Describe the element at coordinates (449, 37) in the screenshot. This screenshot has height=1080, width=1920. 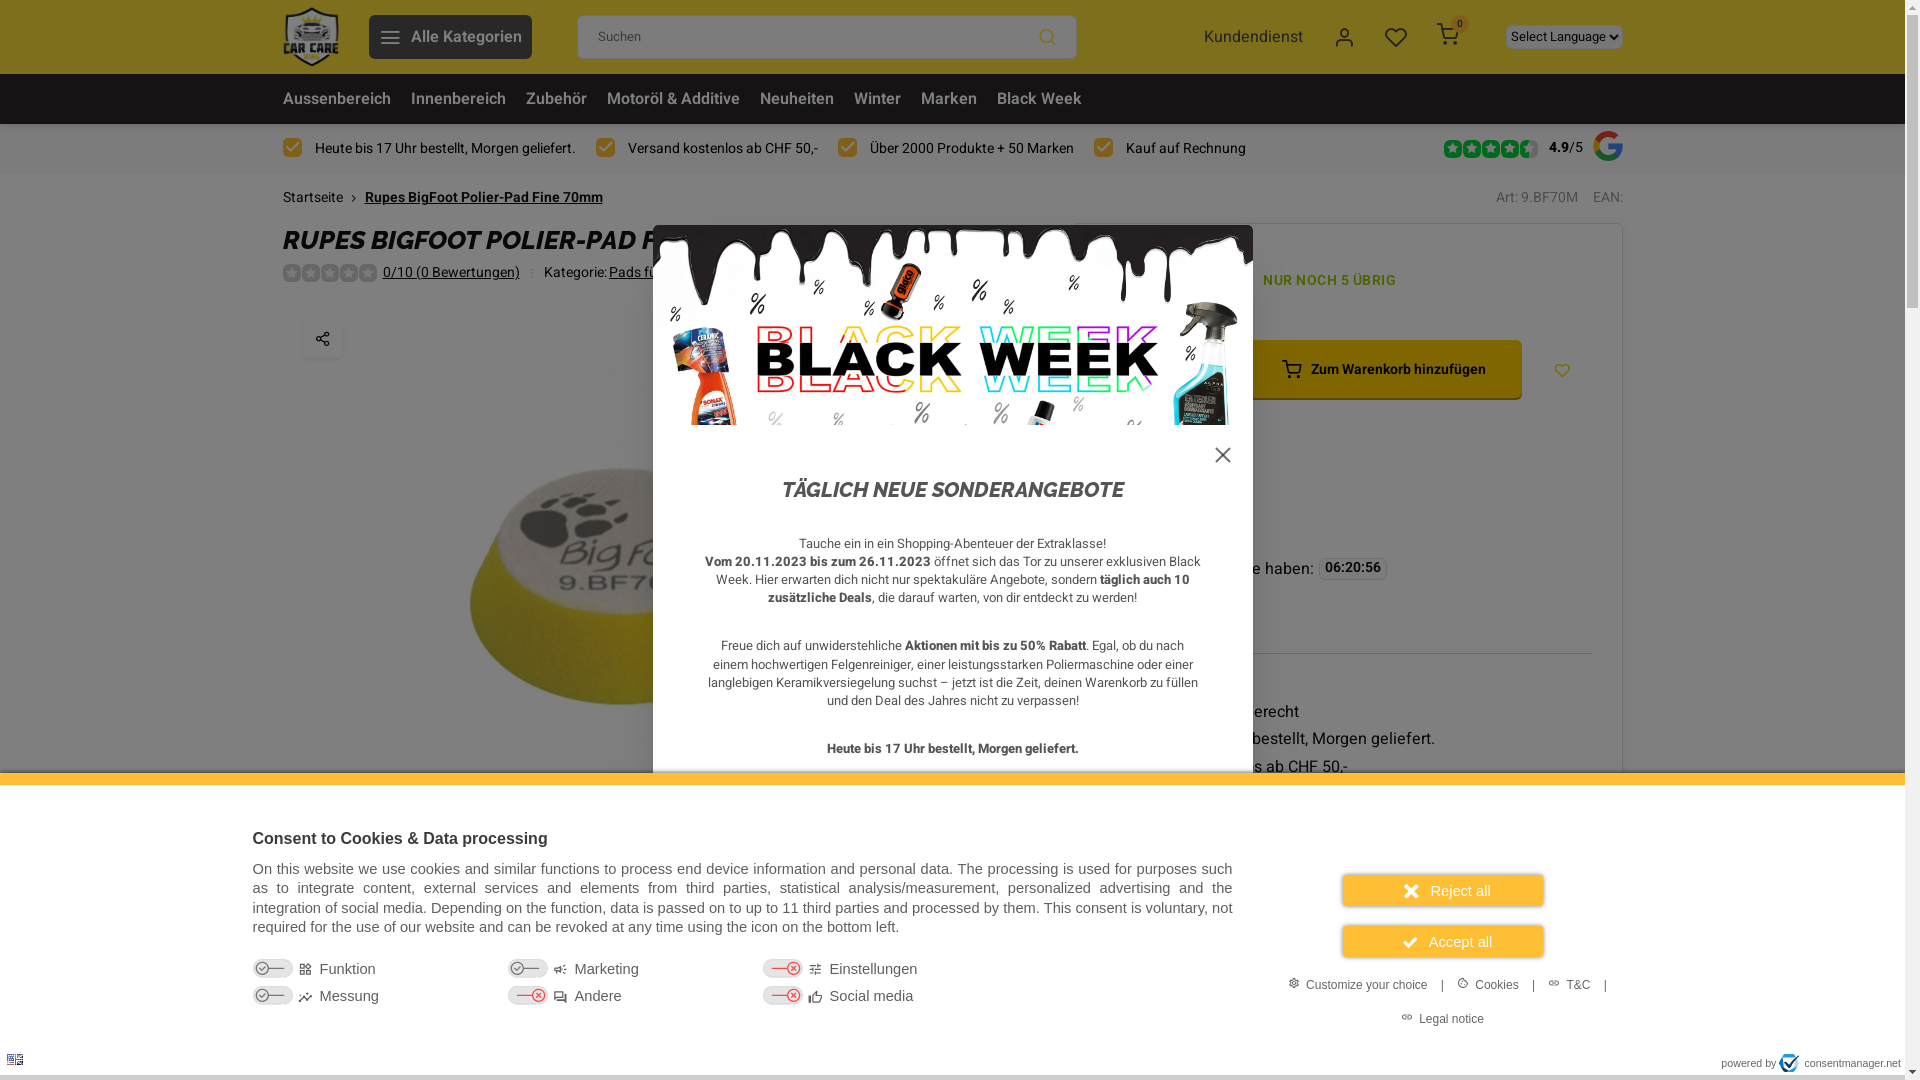
I see `'Alle Kategorien'` at that location.